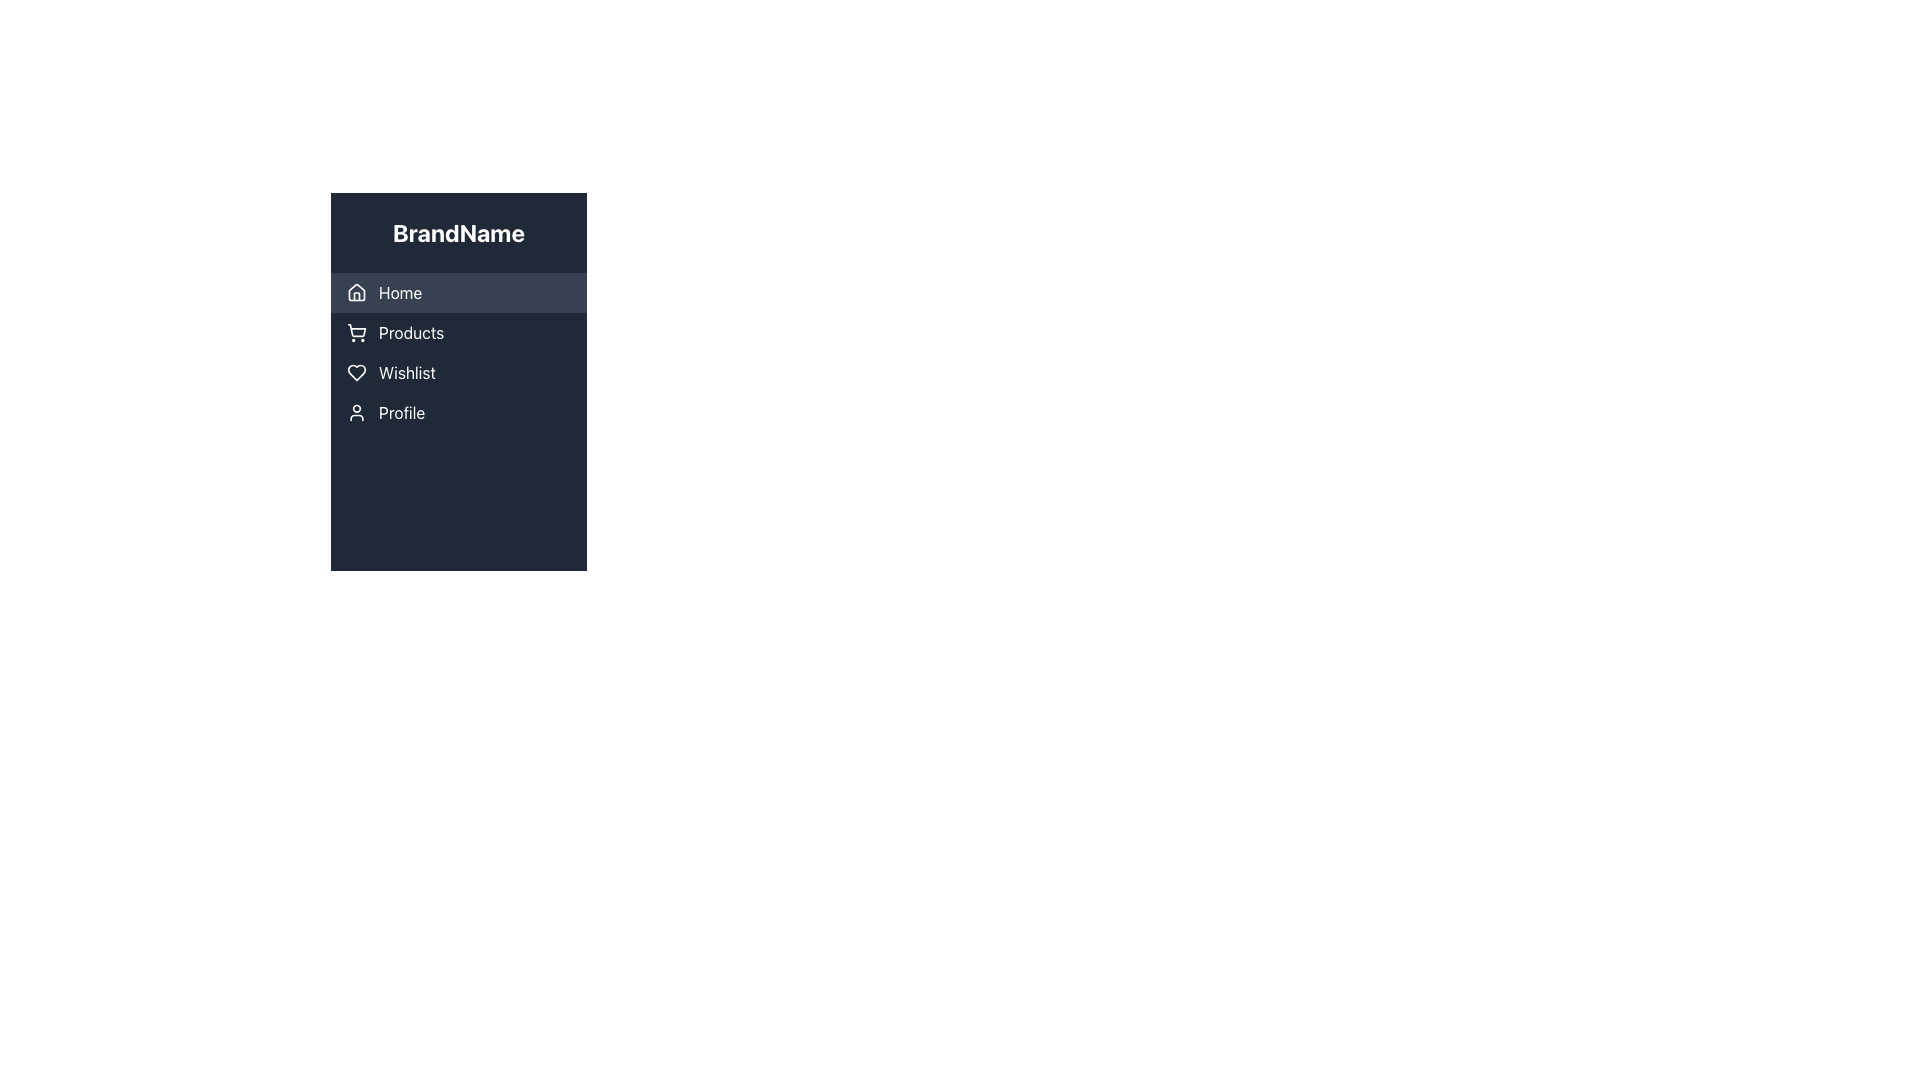 The height and width of the screenshot is (1080, 1920). What do you see at coordinates (356, 373) in the screenshot?
I see `the heart icon representing the 'Wishlist' menu item, which is styled with a modern outline design and located in the third row of the navigation menu` at bounding box center [356, 373].